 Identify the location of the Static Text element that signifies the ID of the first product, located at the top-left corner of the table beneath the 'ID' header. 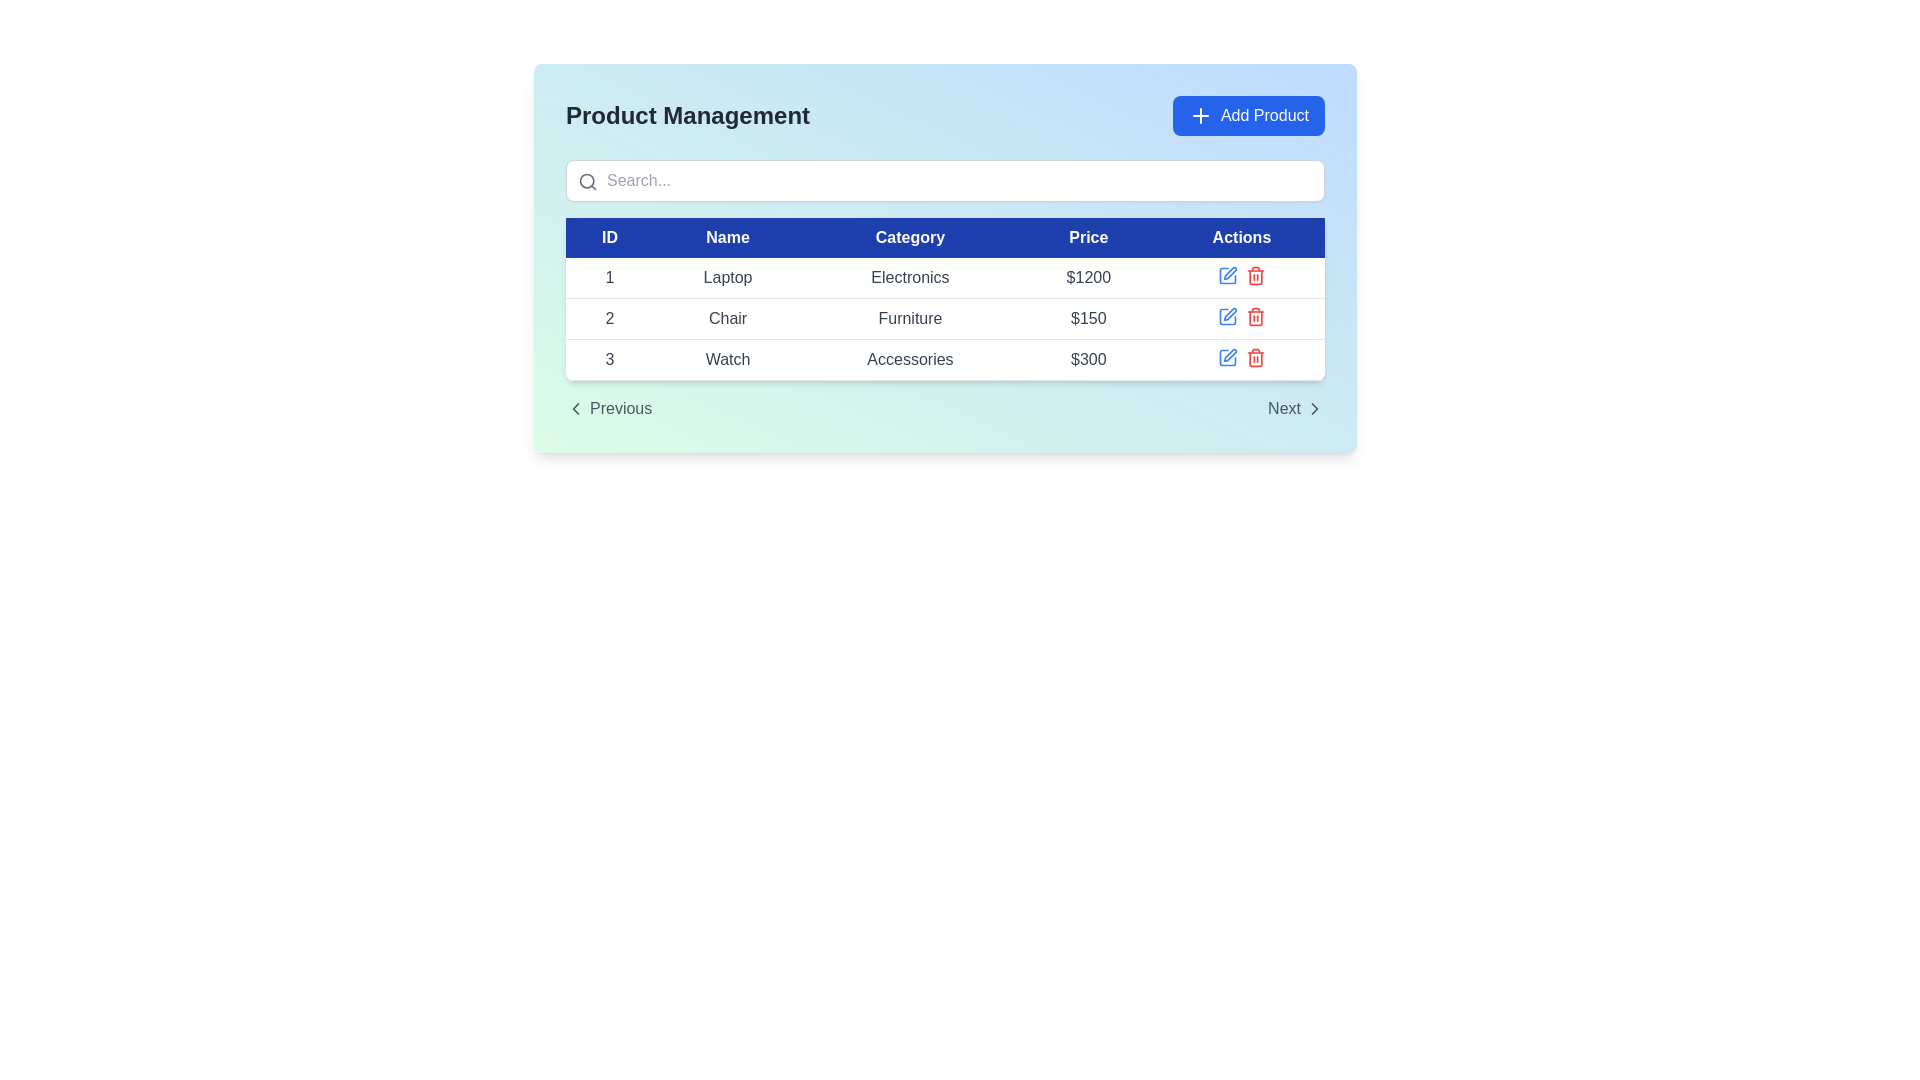
(608, 278).